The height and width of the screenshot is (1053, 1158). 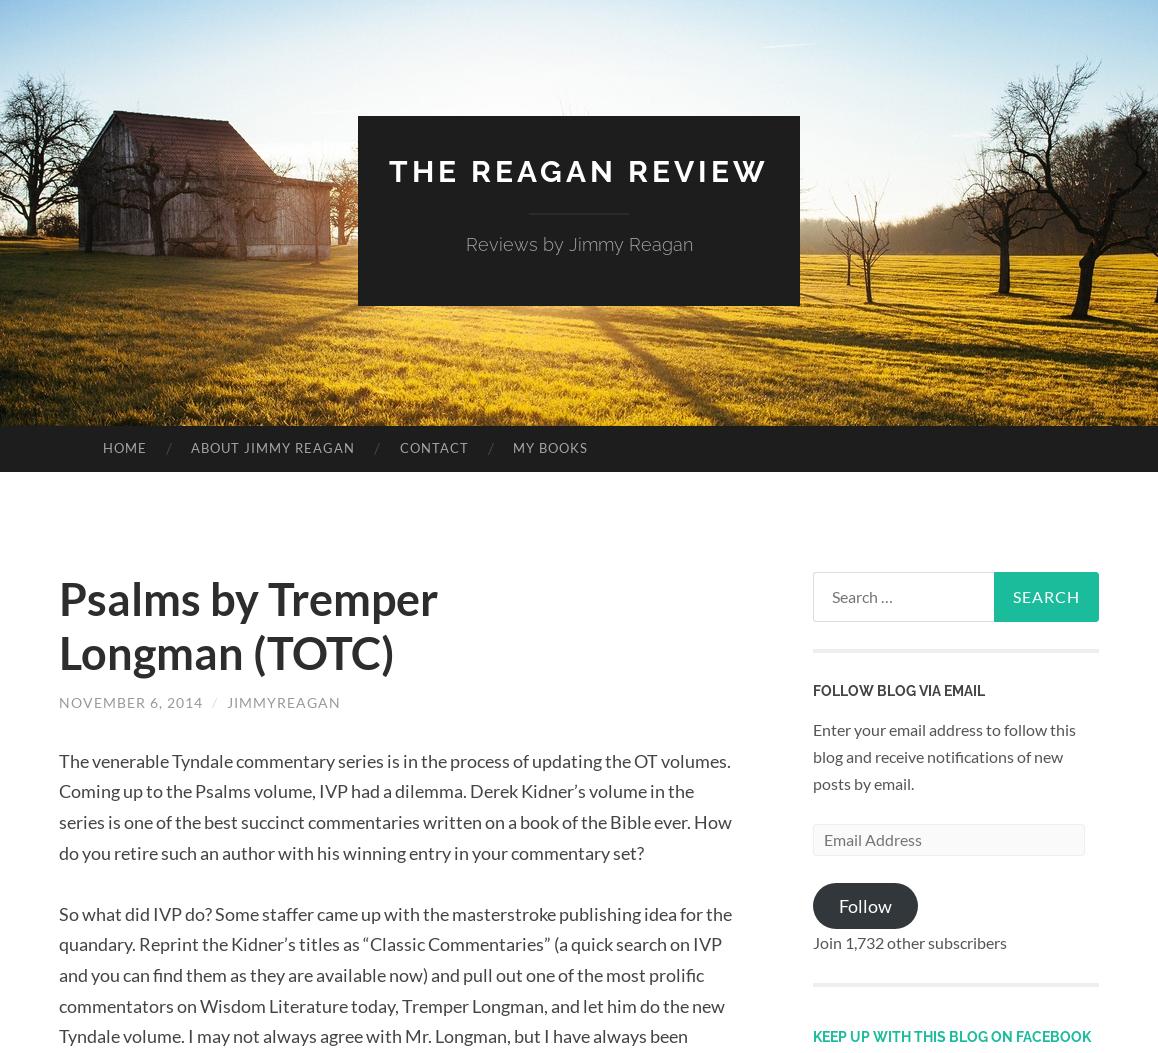 I want to click on 'jimmyreagan', so click(x=283, y=702).